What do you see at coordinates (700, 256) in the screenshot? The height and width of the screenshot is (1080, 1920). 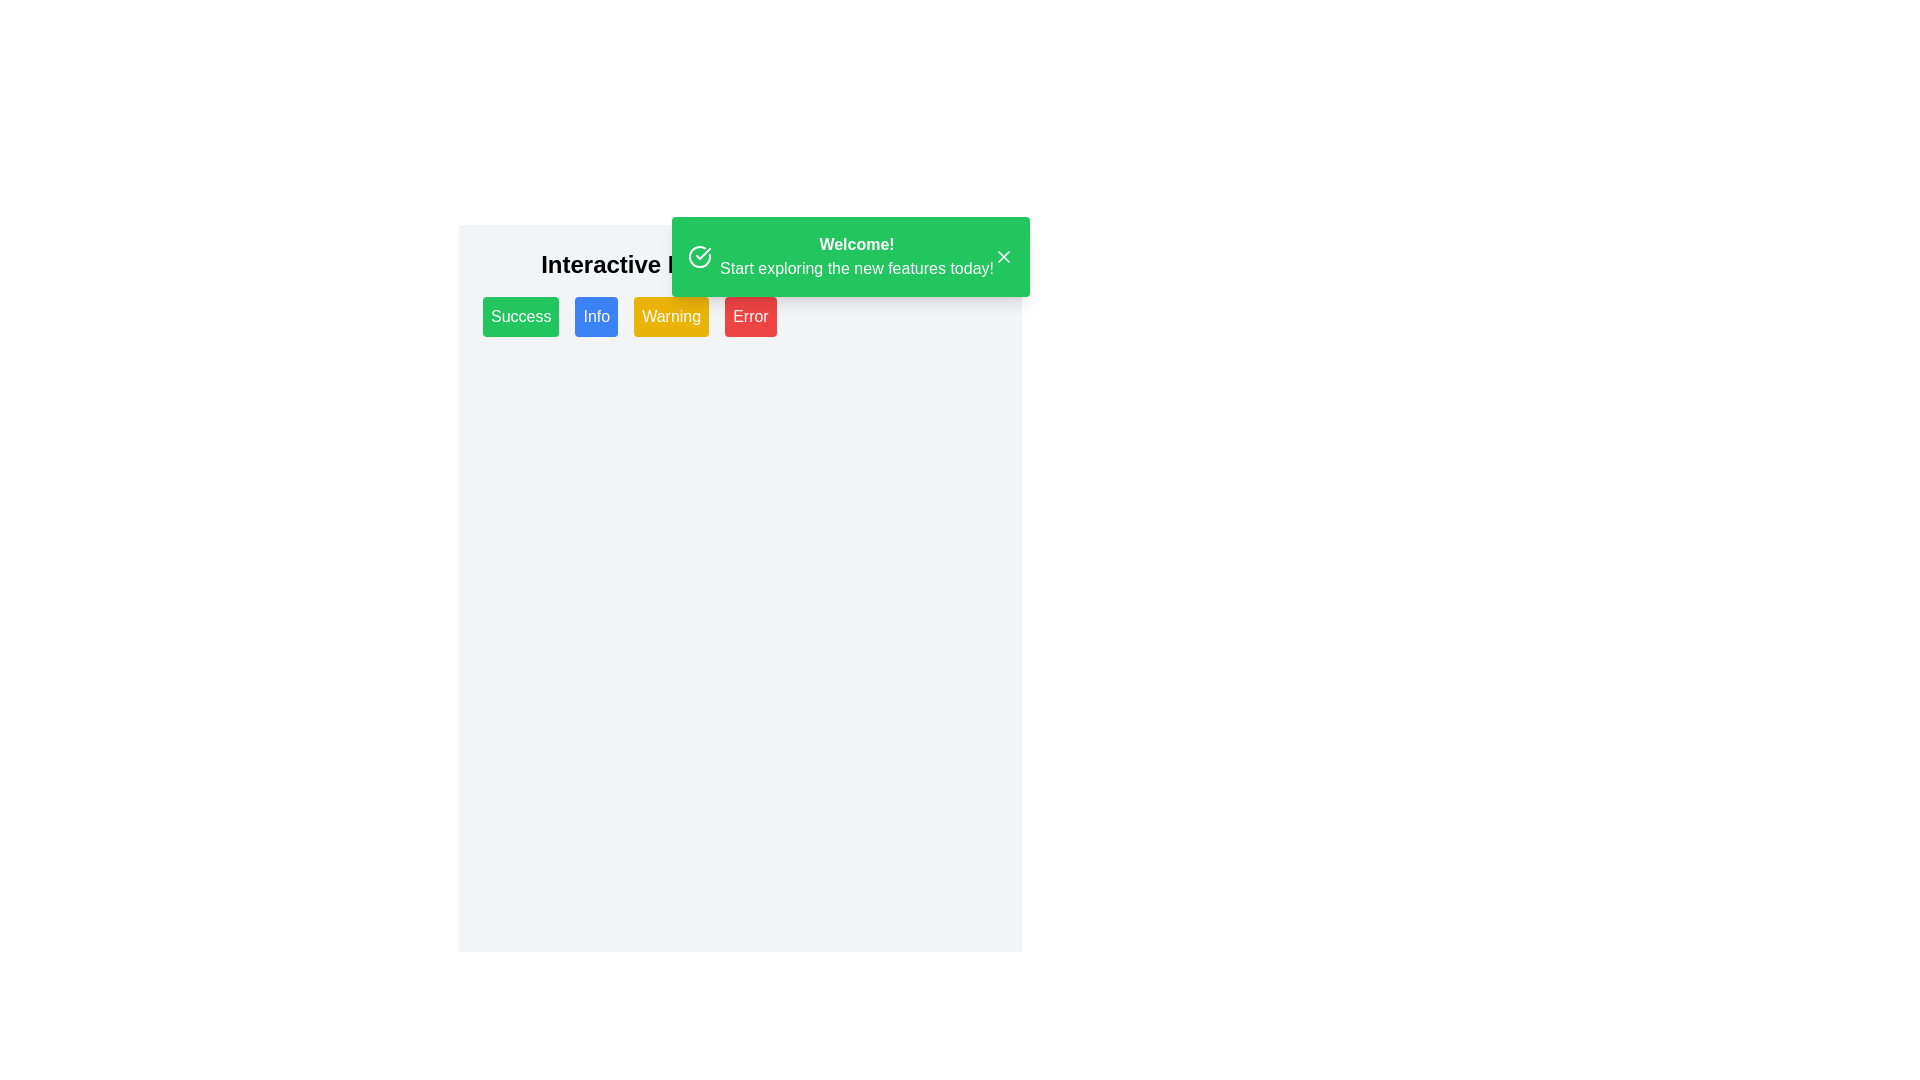 I see `the success status icon located to the left of the text 'Welcome! Start exploring the new features today!' in the green notification banner at the top right corner of the interface for possible interactions` at bounding box center [700, 256].